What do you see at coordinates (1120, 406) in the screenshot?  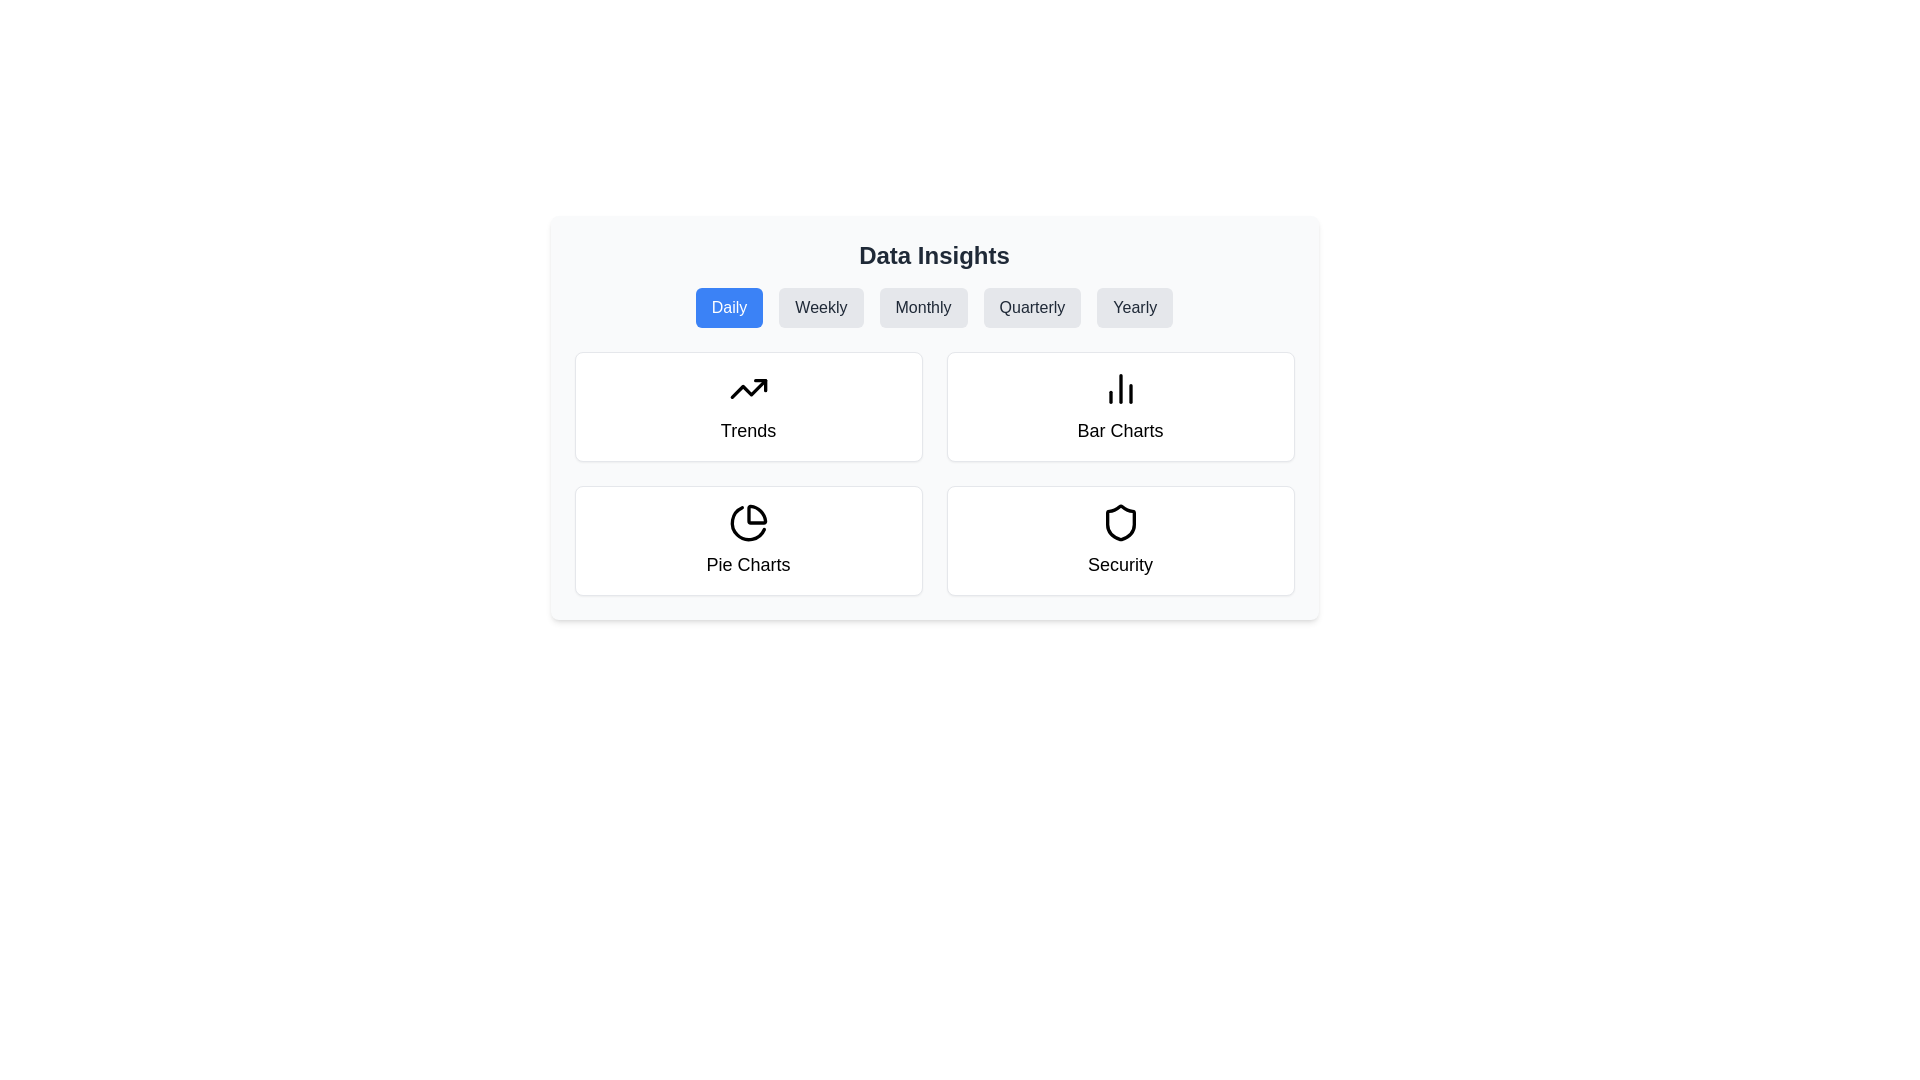 I see `the second card in the first row of the grid layout` at bounding box center [1120, 406].